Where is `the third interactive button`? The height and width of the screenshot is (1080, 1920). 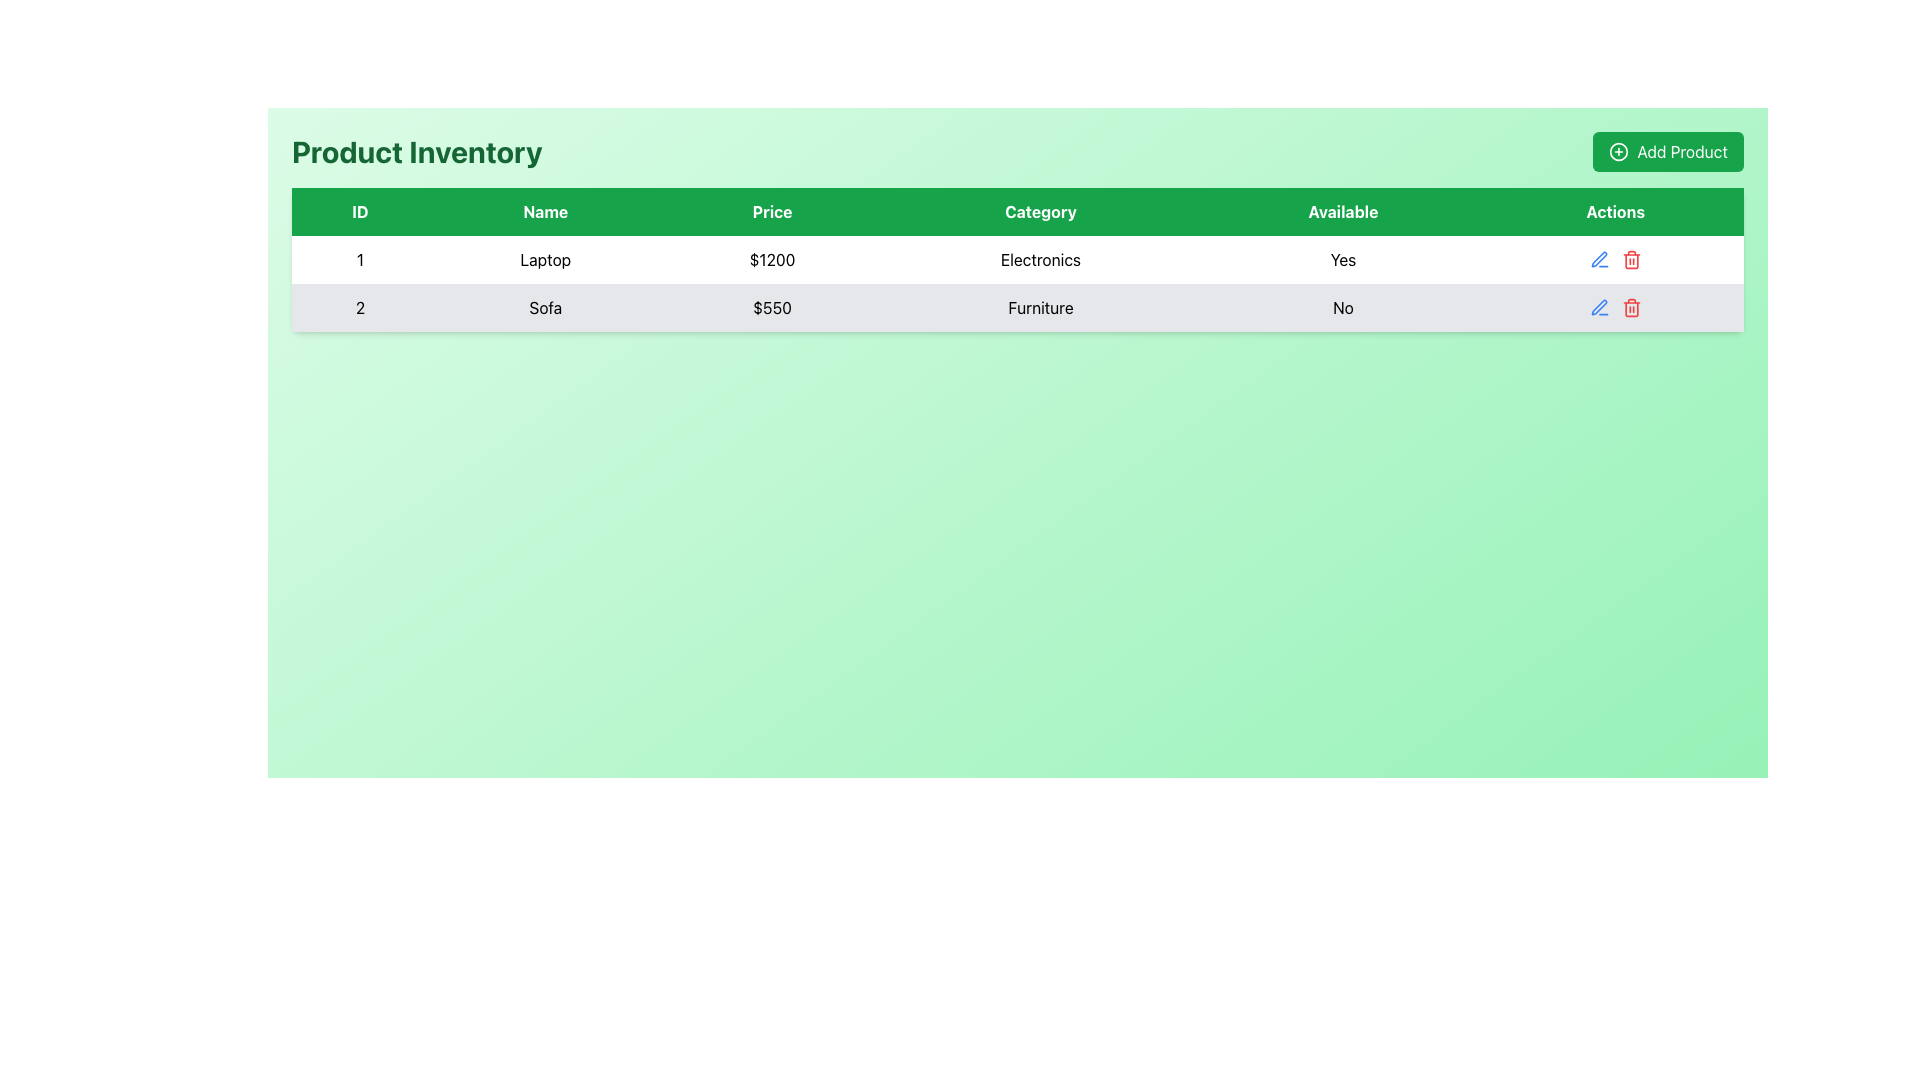 the third interactive button is located at coordinates (1631, 258).